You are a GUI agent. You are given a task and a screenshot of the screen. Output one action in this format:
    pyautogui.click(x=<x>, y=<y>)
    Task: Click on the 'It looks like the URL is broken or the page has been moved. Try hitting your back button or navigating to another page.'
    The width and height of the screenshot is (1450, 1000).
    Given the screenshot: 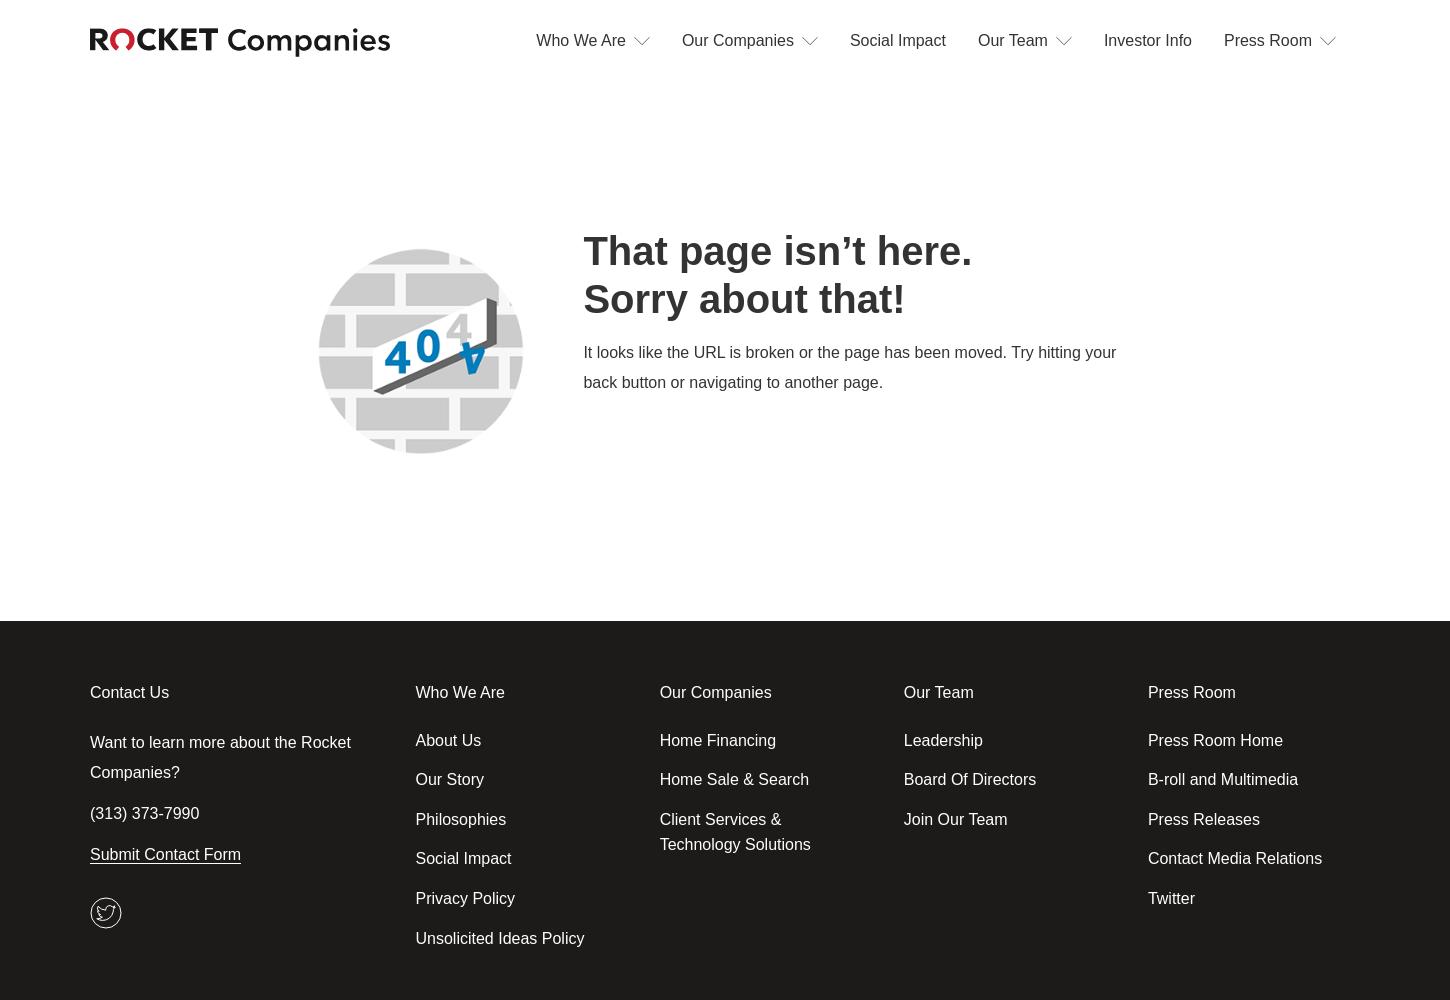 What is the action you would take?
    pyautogui.click(x=583, y=366)
    